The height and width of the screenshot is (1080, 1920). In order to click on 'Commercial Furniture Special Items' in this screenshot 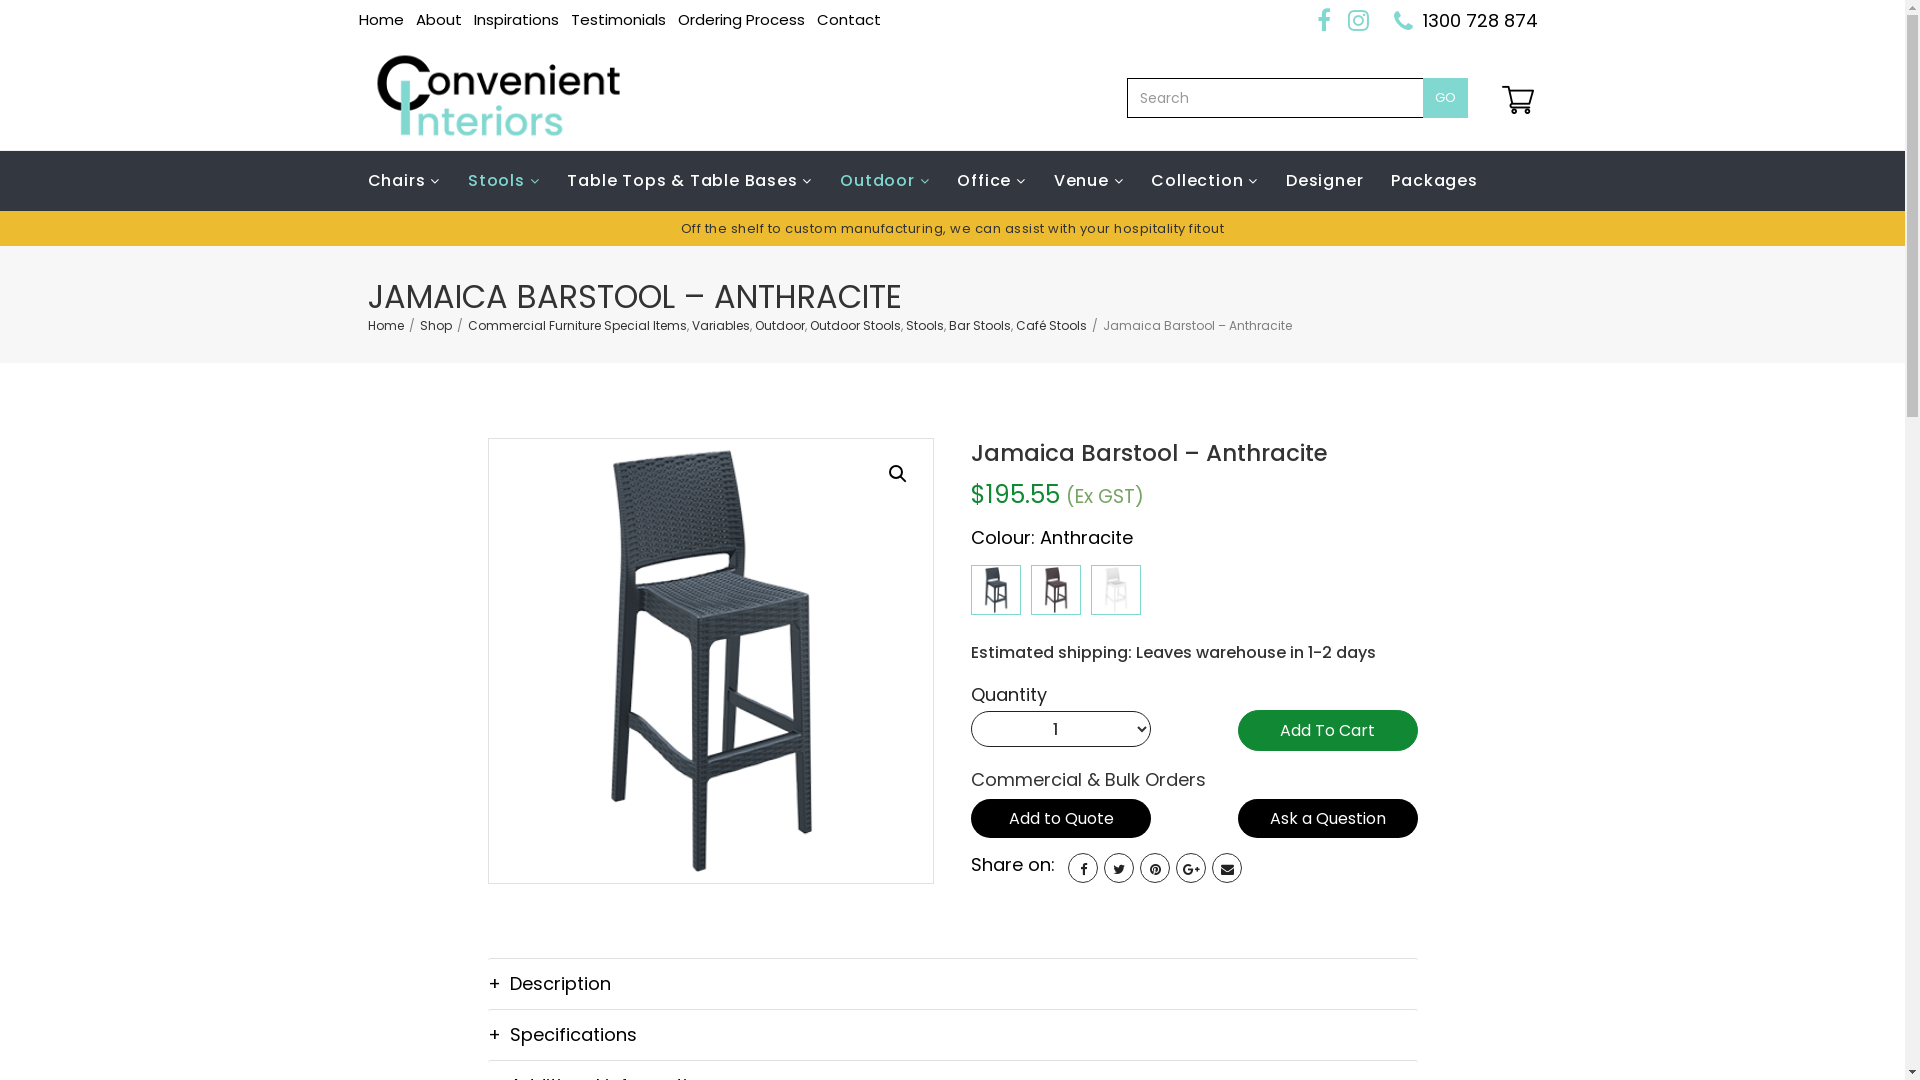, I will do `click(576, 324)`.